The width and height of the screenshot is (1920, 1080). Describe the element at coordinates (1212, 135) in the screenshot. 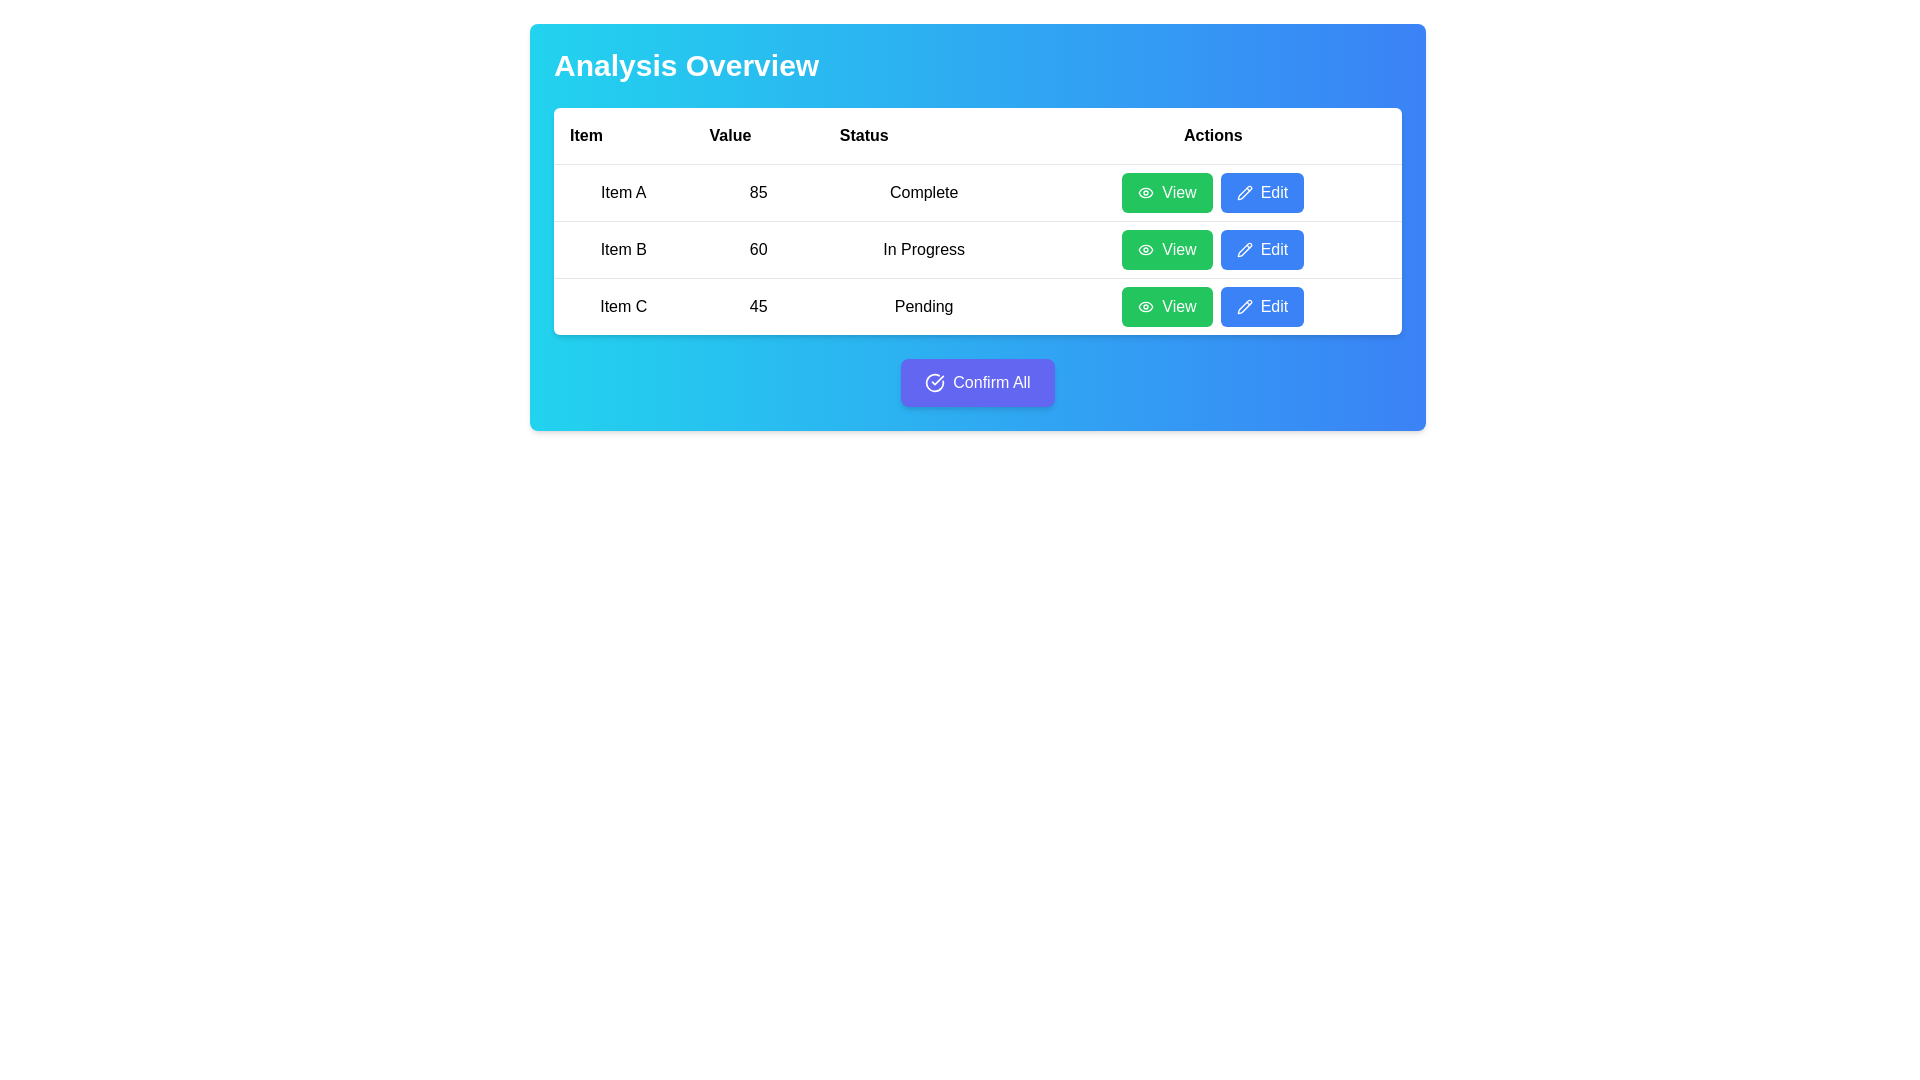

I see `the text header labeled 'Actions', which is styled with black, bold text and is located in the upper section of the interface as the last header in a table layout` at that location.